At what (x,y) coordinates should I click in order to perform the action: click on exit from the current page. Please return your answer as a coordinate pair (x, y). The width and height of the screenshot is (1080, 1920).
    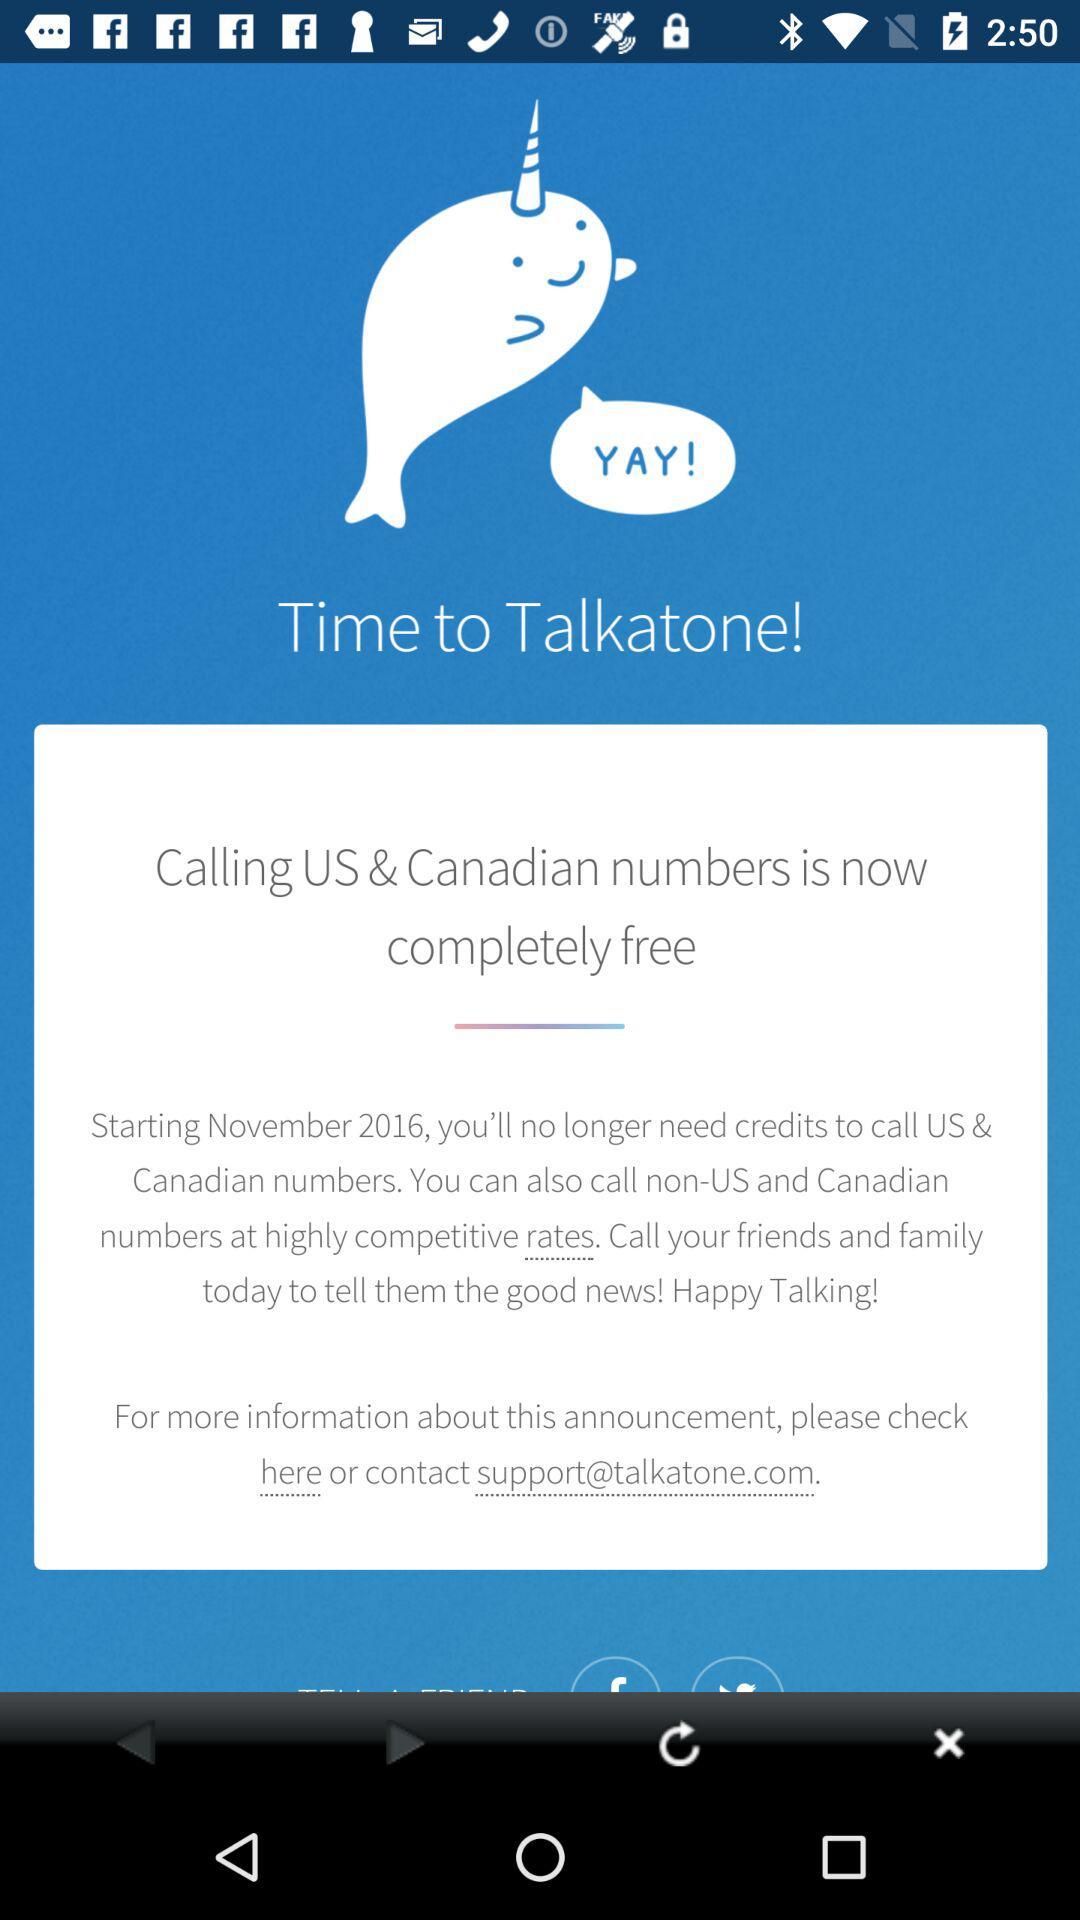
    Looking at the image, I should click on (947, 1741).